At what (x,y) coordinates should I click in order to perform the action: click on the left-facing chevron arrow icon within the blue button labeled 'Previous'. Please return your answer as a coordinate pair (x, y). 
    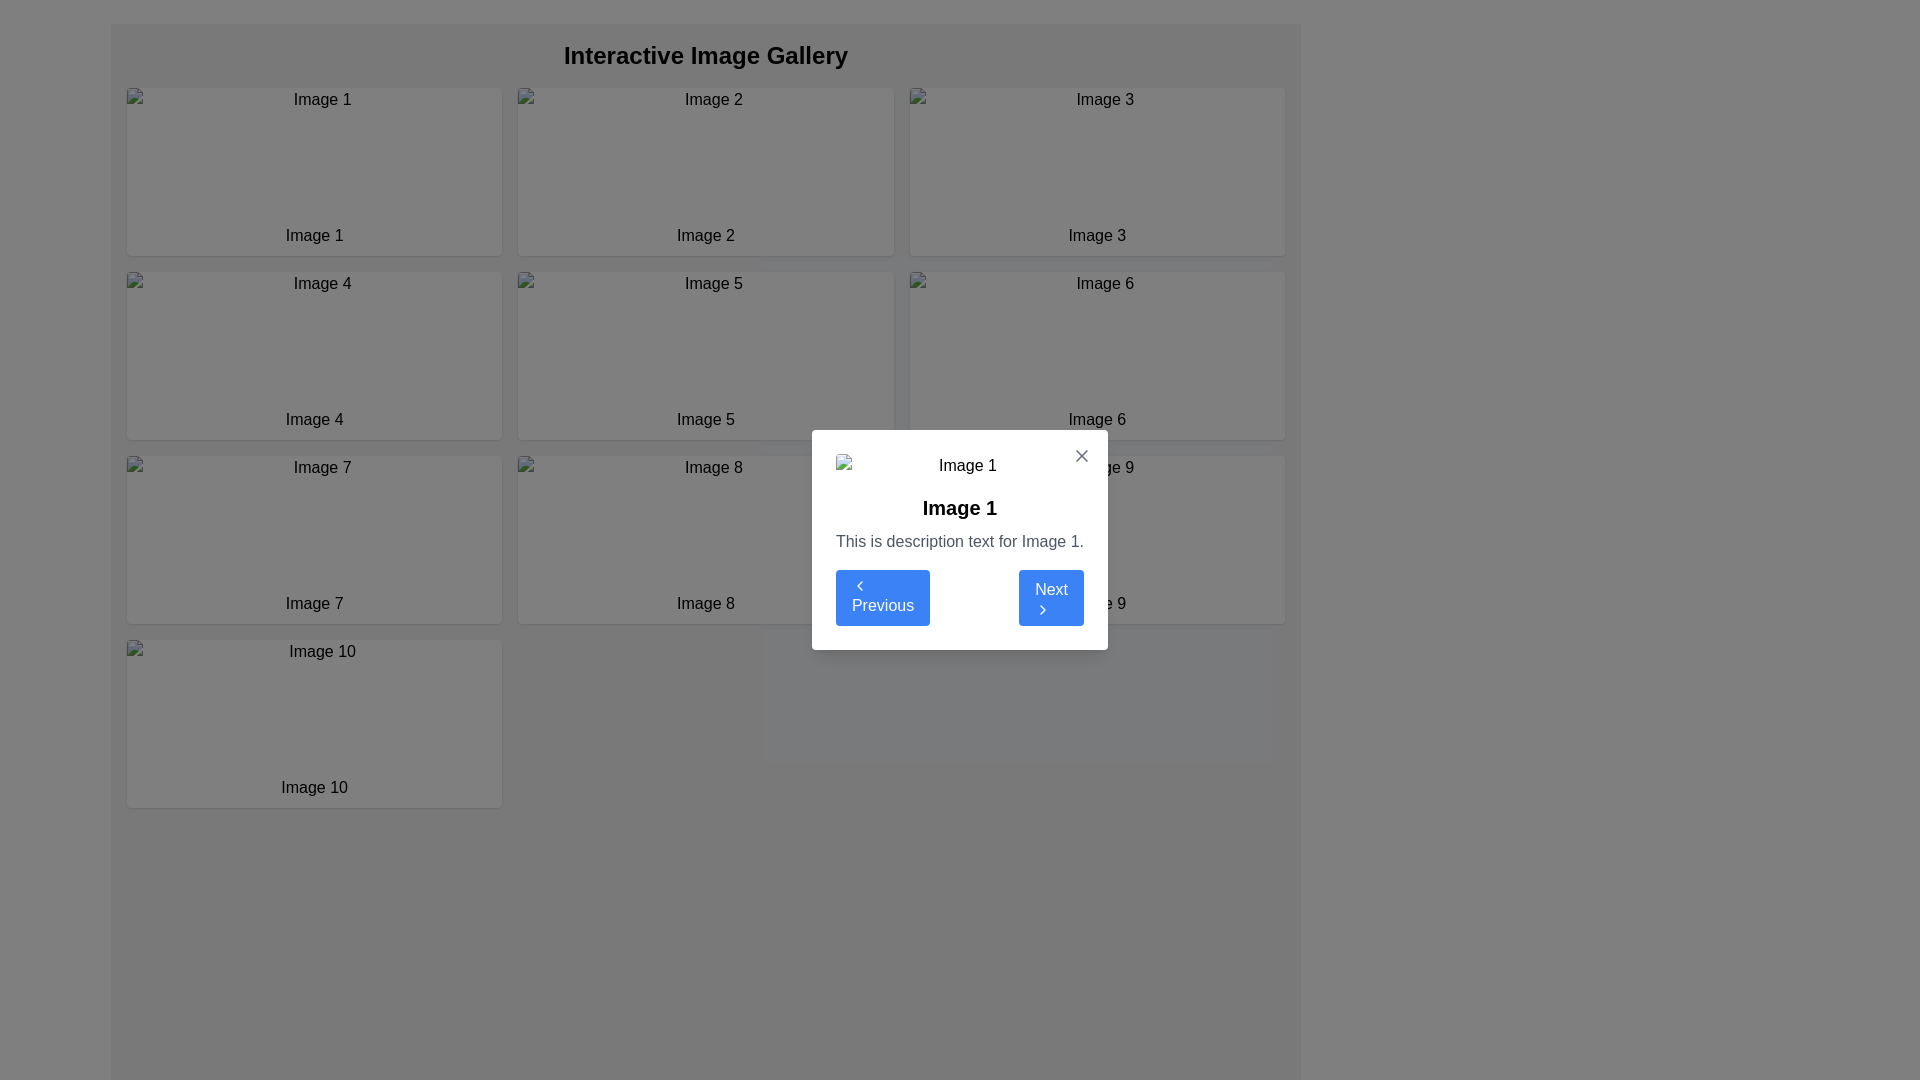
    Looking at the image, I should click on (859, 585).